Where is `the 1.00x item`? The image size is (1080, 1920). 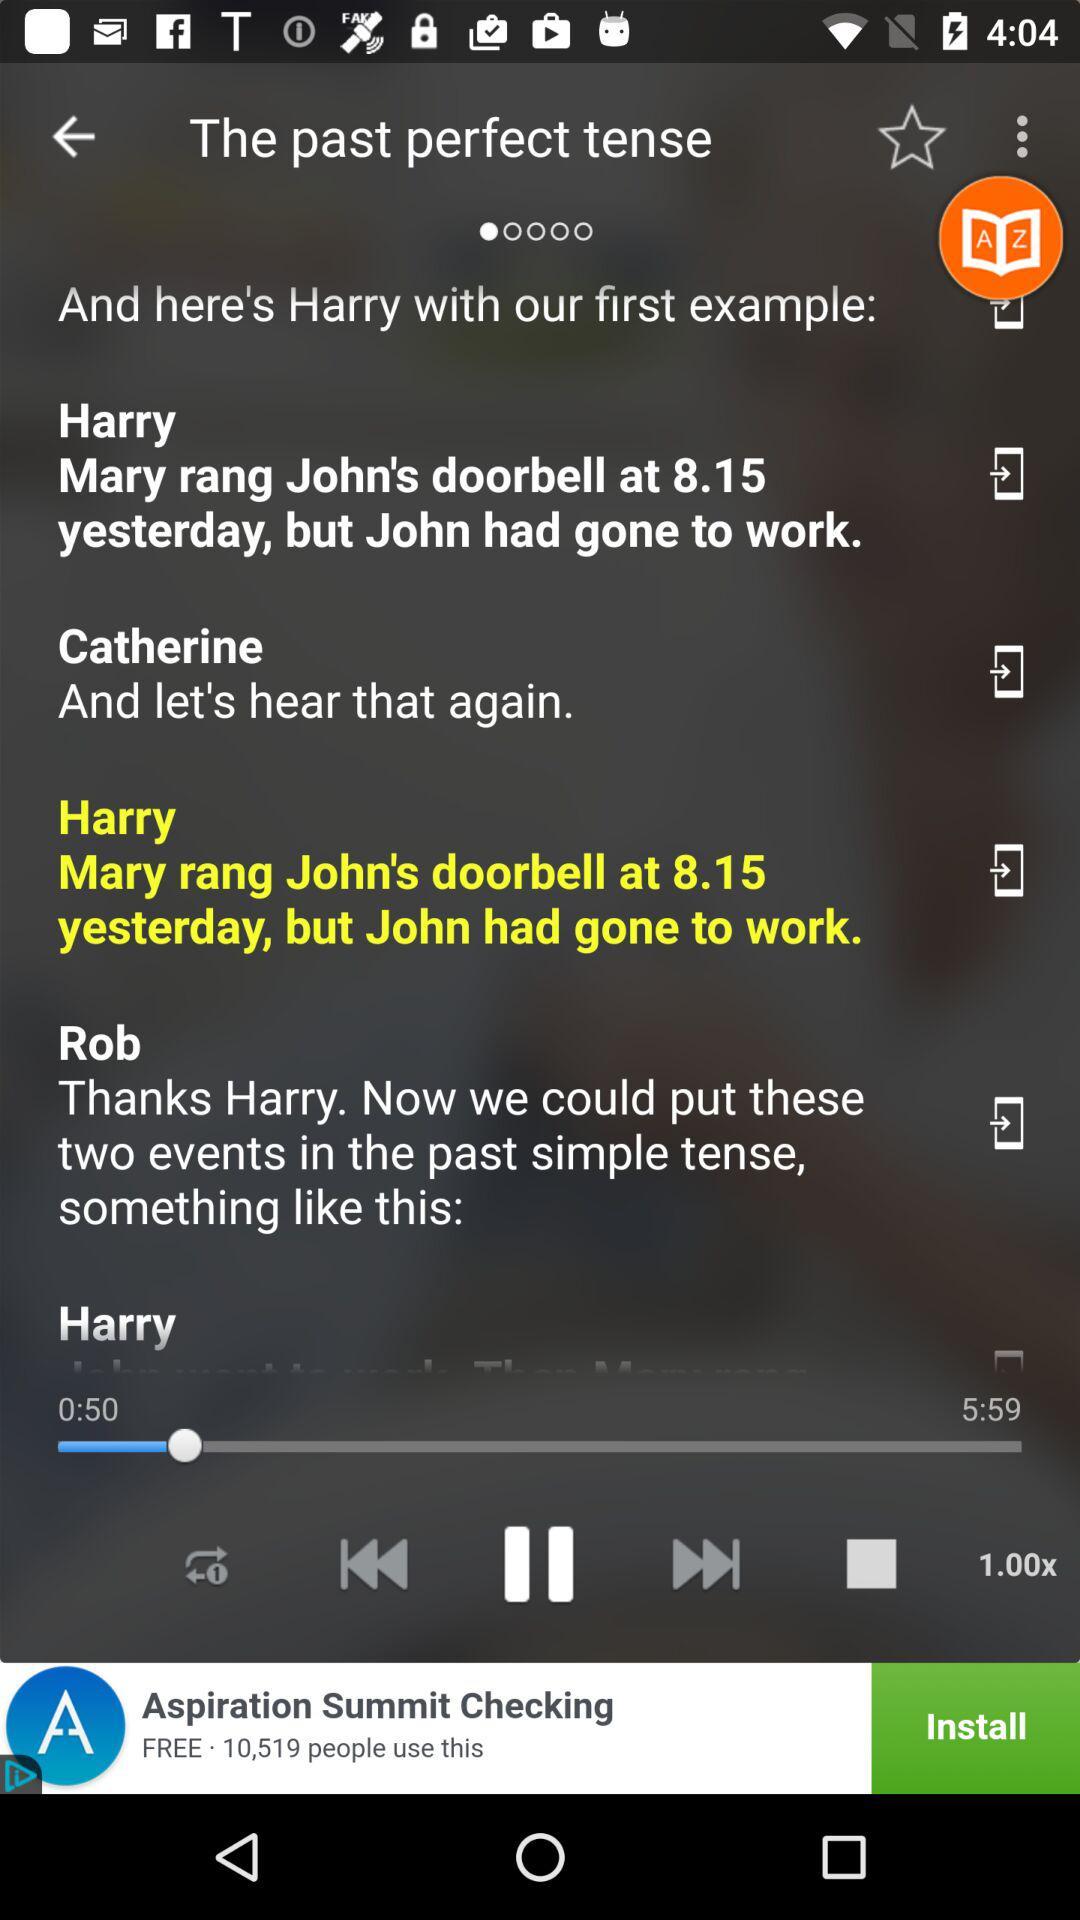 the 1.00x item is located at coordinates (1017, 1562).